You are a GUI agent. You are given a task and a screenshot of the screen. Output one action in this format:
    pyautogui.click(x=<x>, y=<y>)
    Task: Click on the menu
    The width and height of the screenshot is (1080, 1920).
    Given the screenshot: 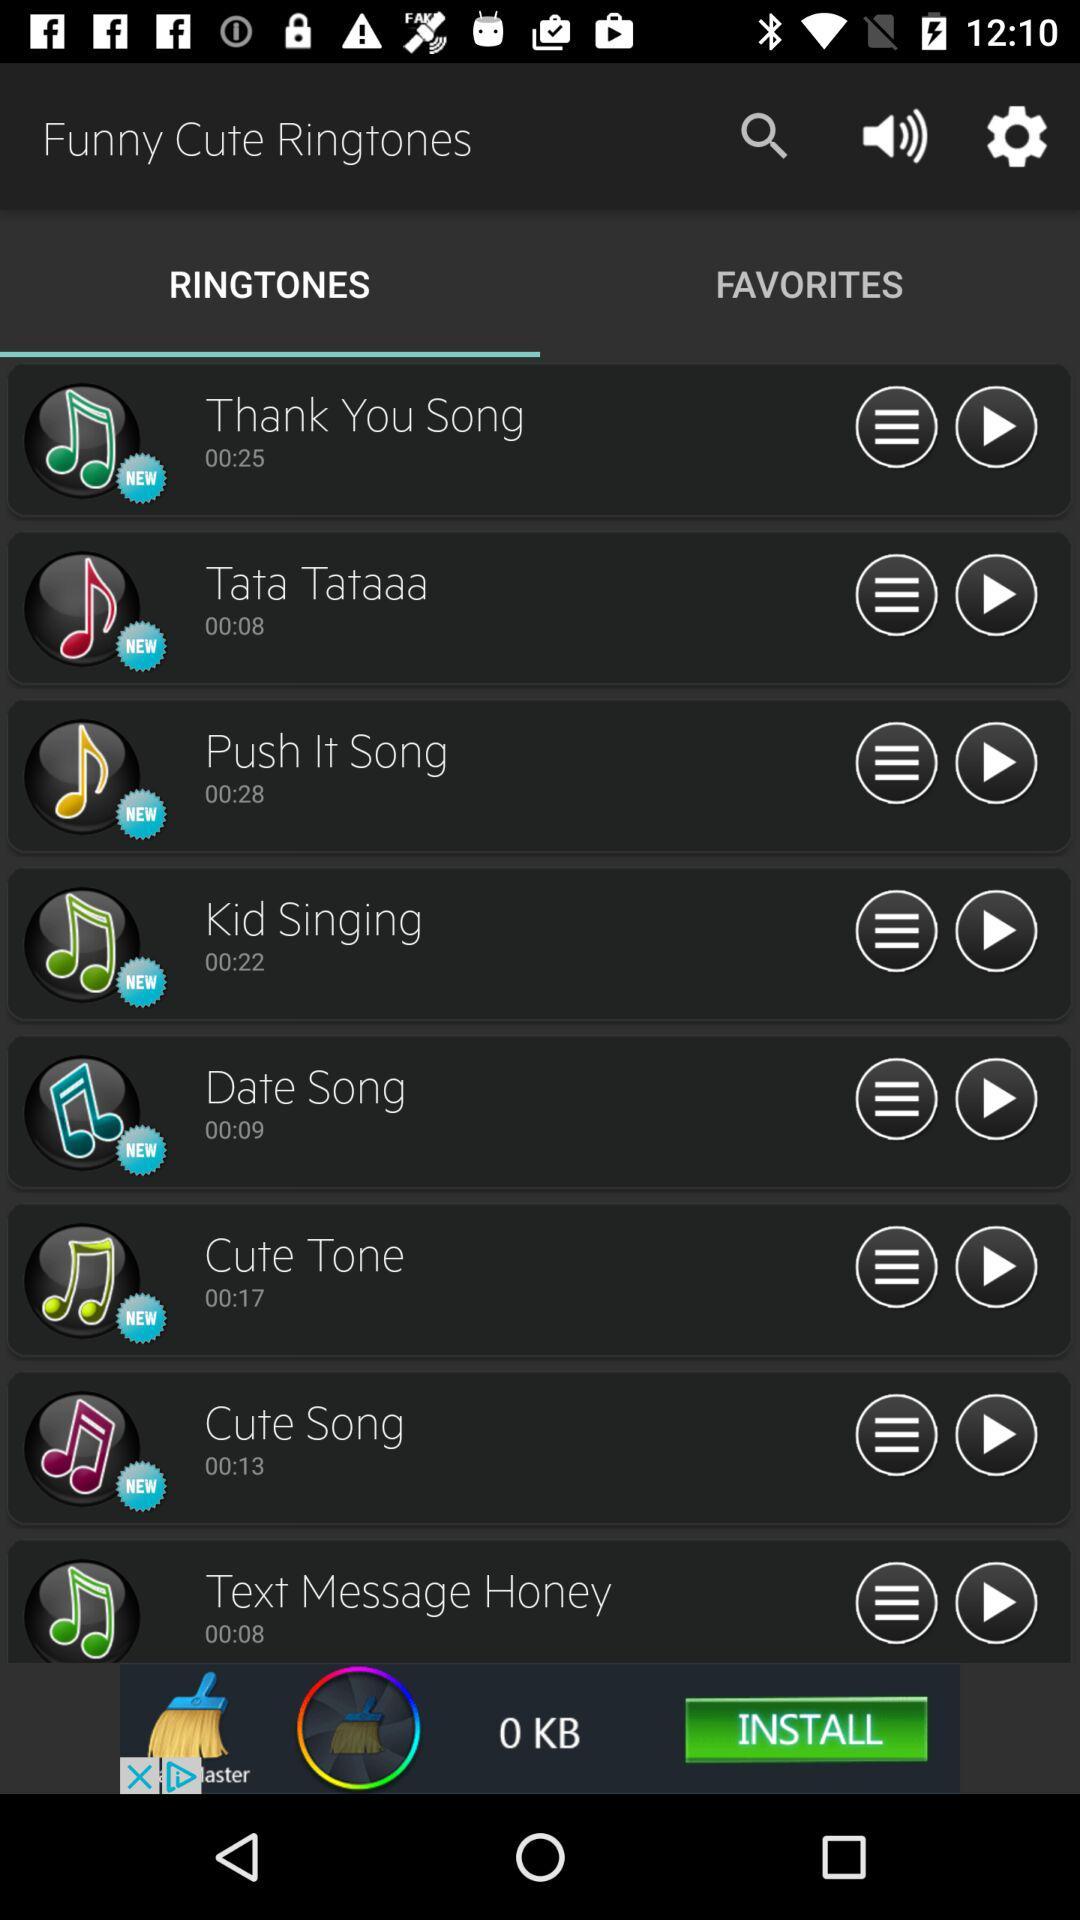 What is the action you would take?
    pyautogui.click(x=895, y=1435)
    